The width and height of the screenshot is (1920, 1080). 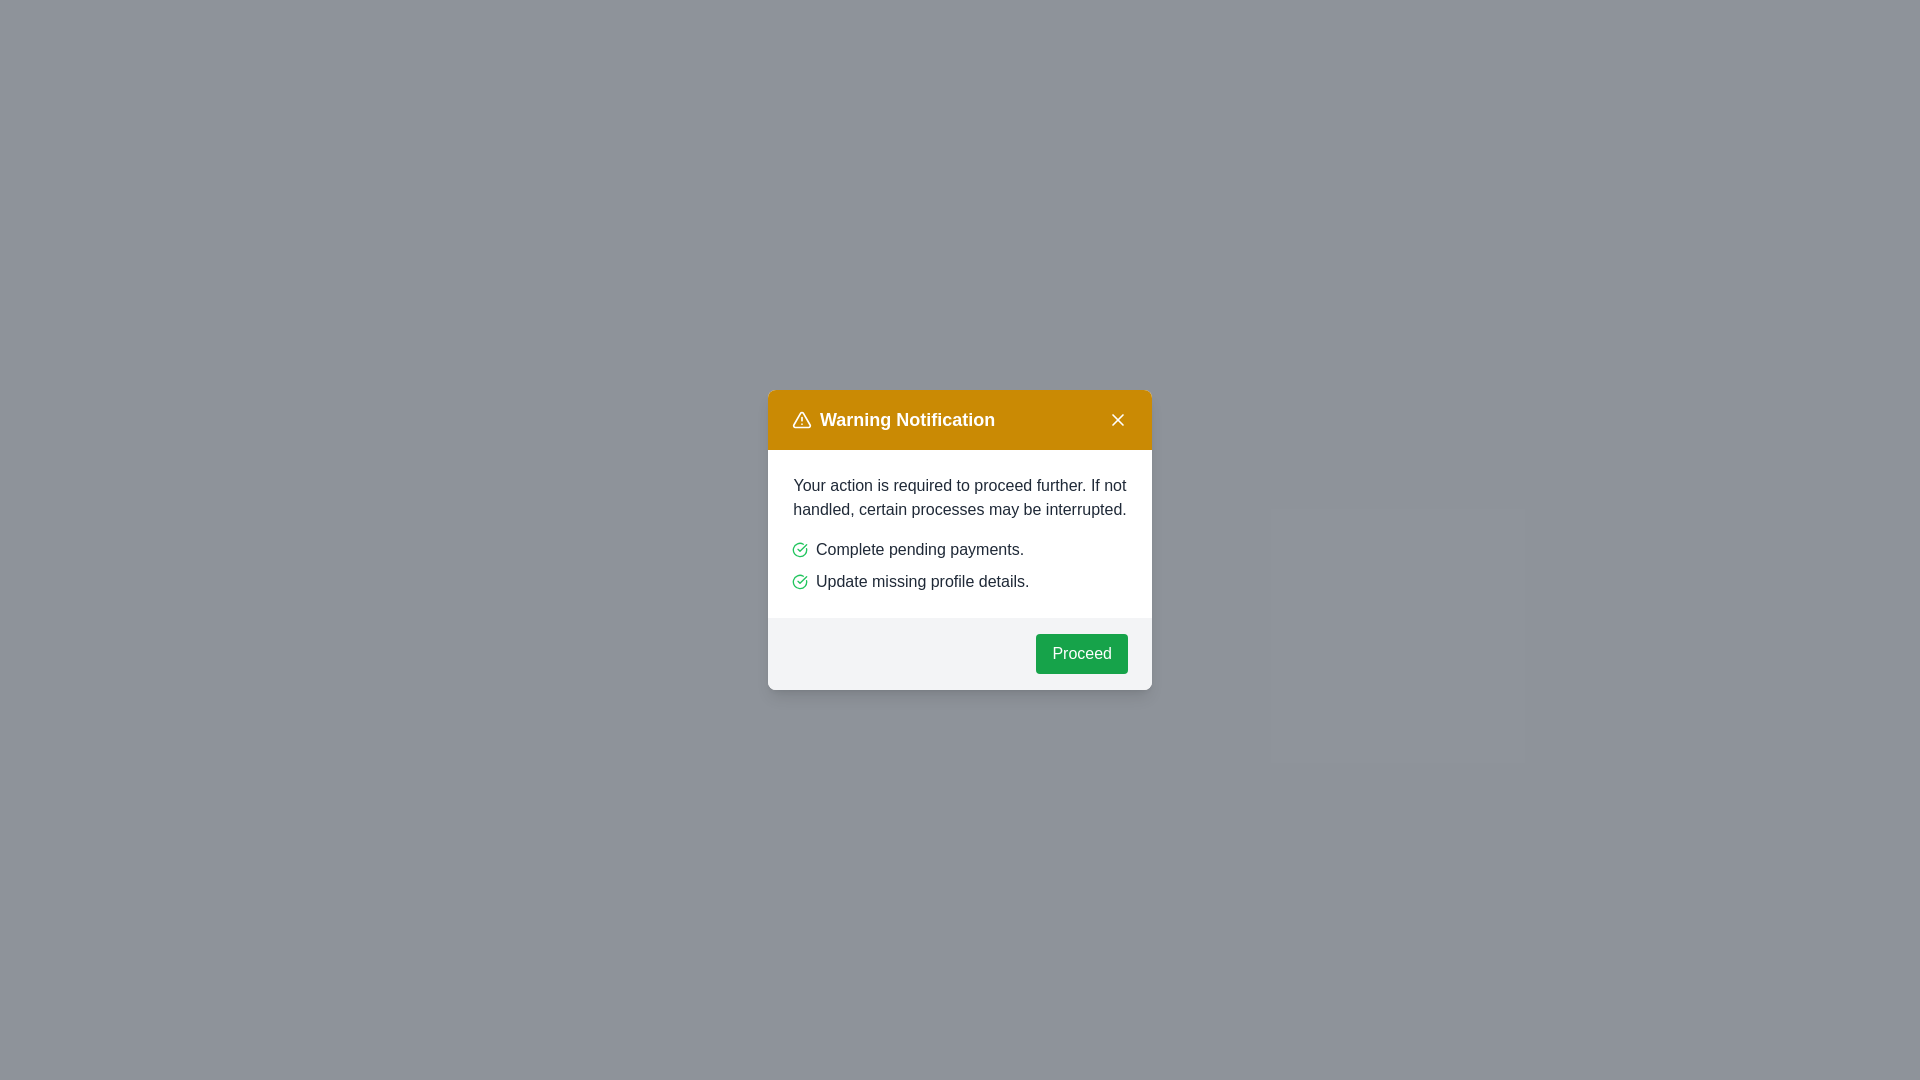 What do you see at coordinates (800, 550) in the screenshot?
I see `the circular green icon with a checkmark located beside the text 'Complete pending payments.'` at bounding box center [800, 550].